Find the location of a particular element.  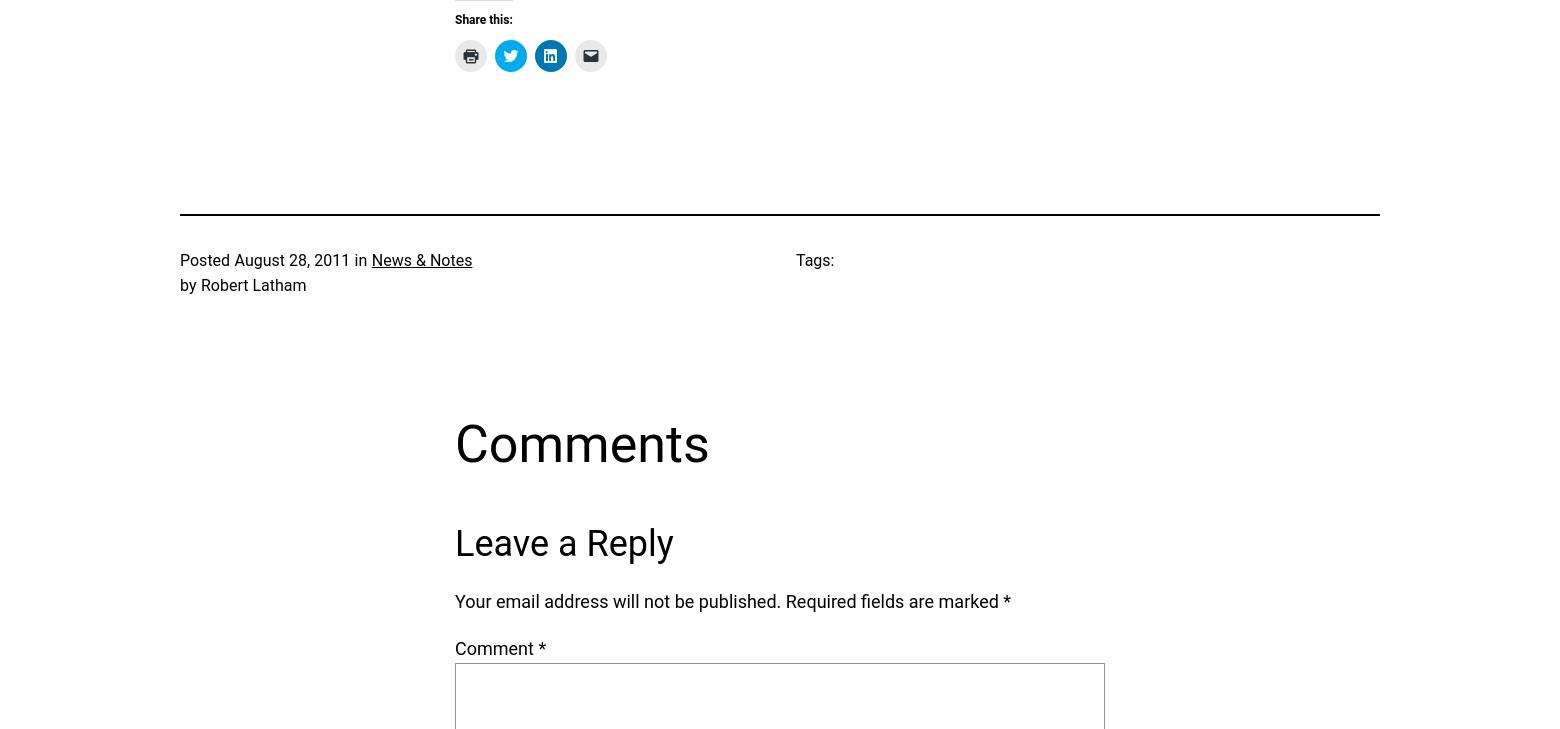

'Share this:' is located at coordinates (483, 18).